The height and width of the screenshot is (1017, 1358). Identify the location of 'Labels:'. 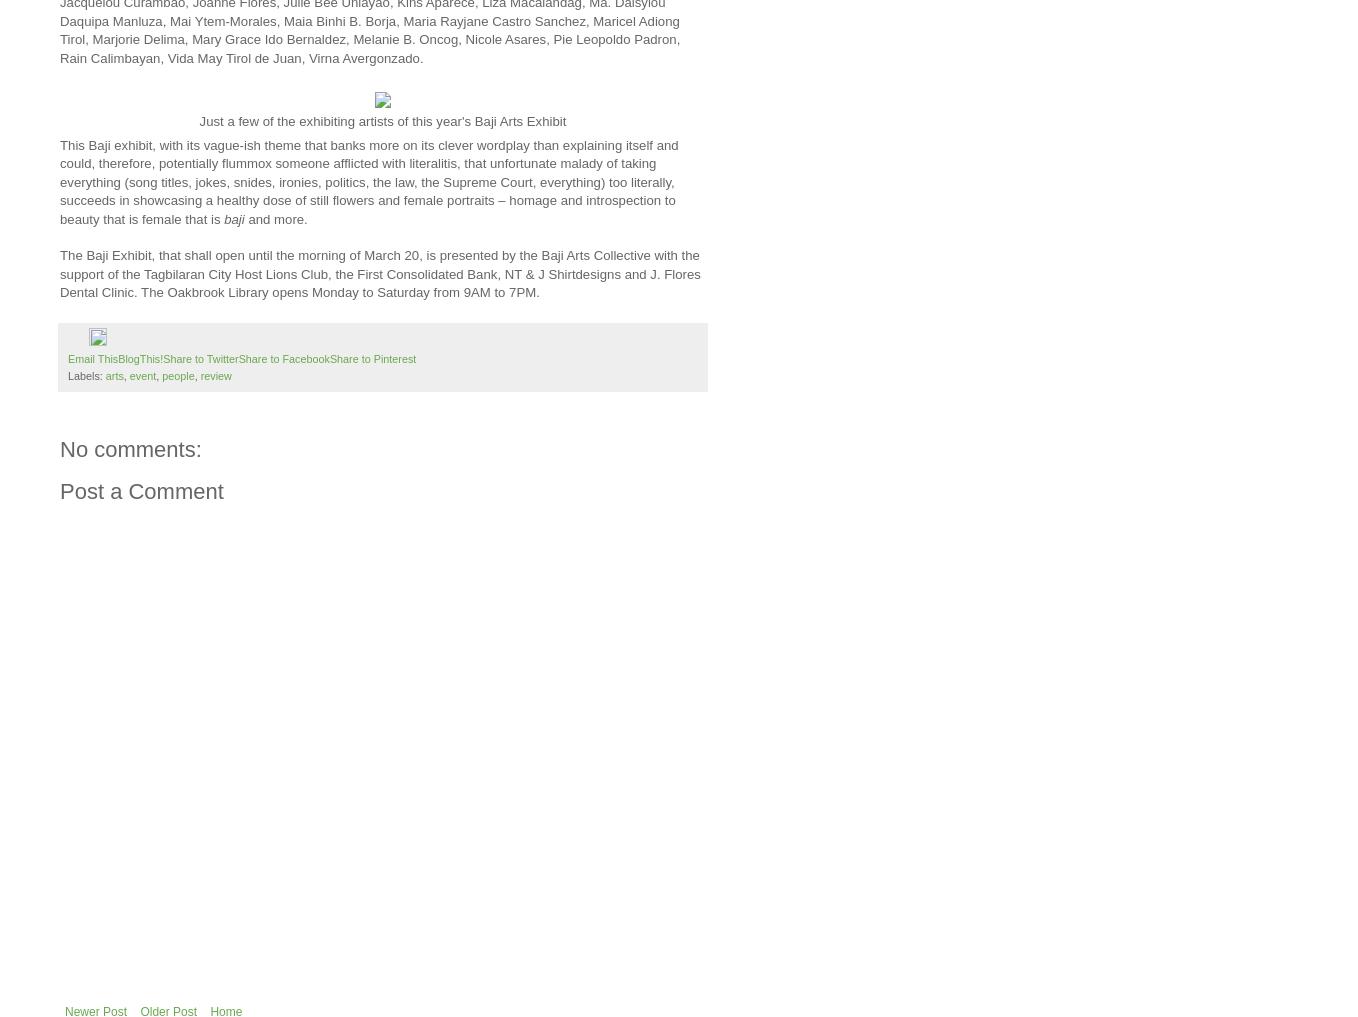
(68, 374).